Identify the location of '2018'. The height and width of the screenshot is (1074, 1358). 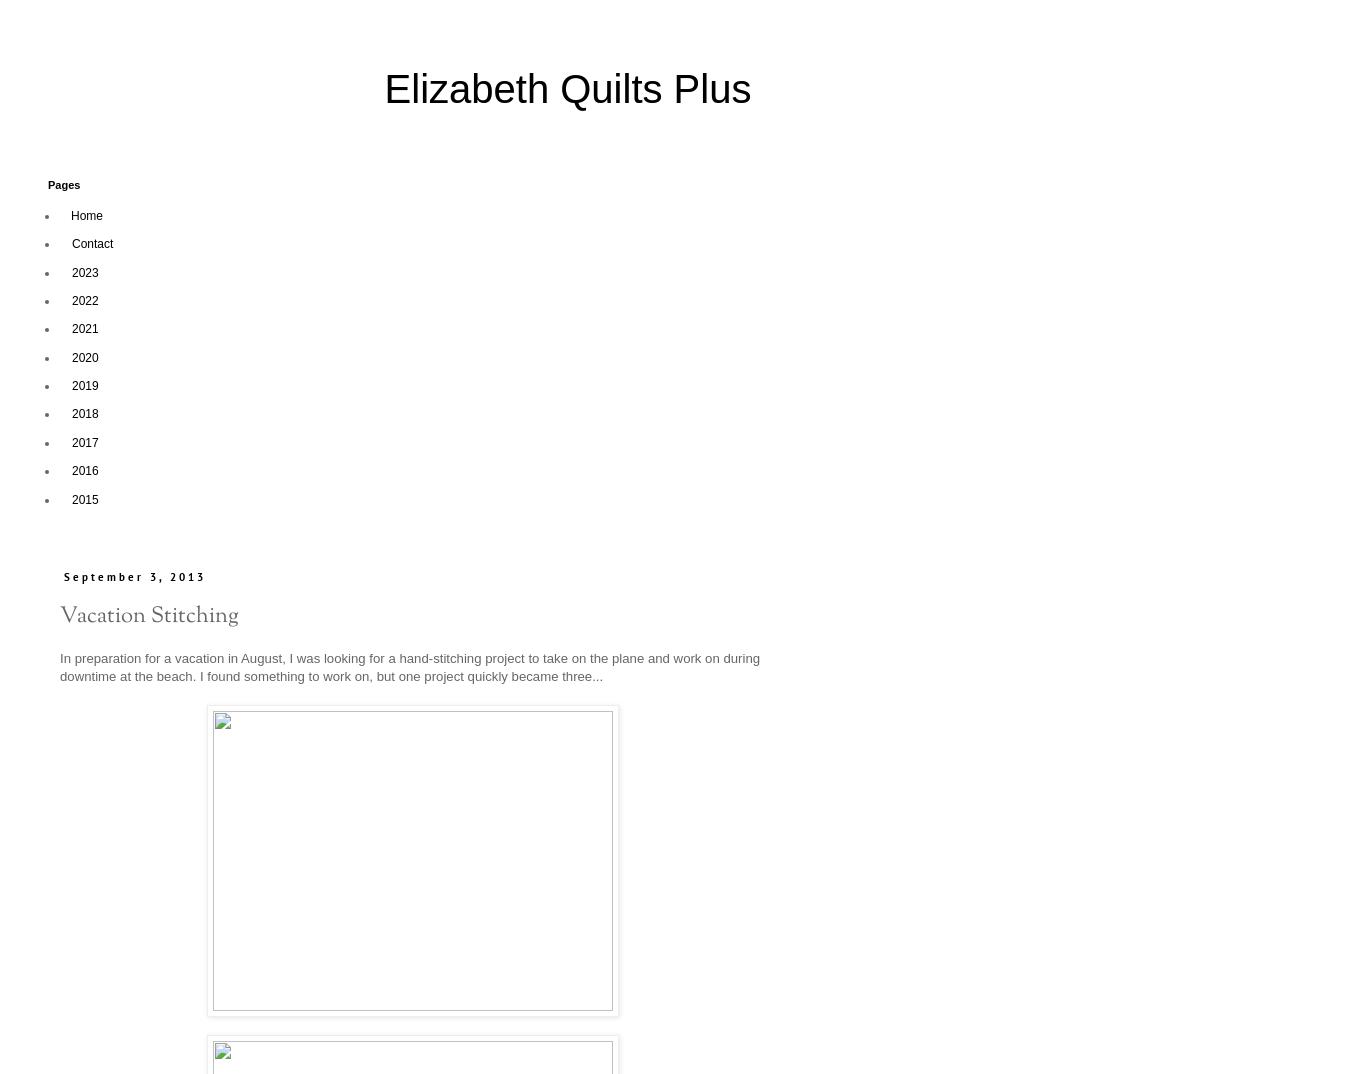
(85, 414).